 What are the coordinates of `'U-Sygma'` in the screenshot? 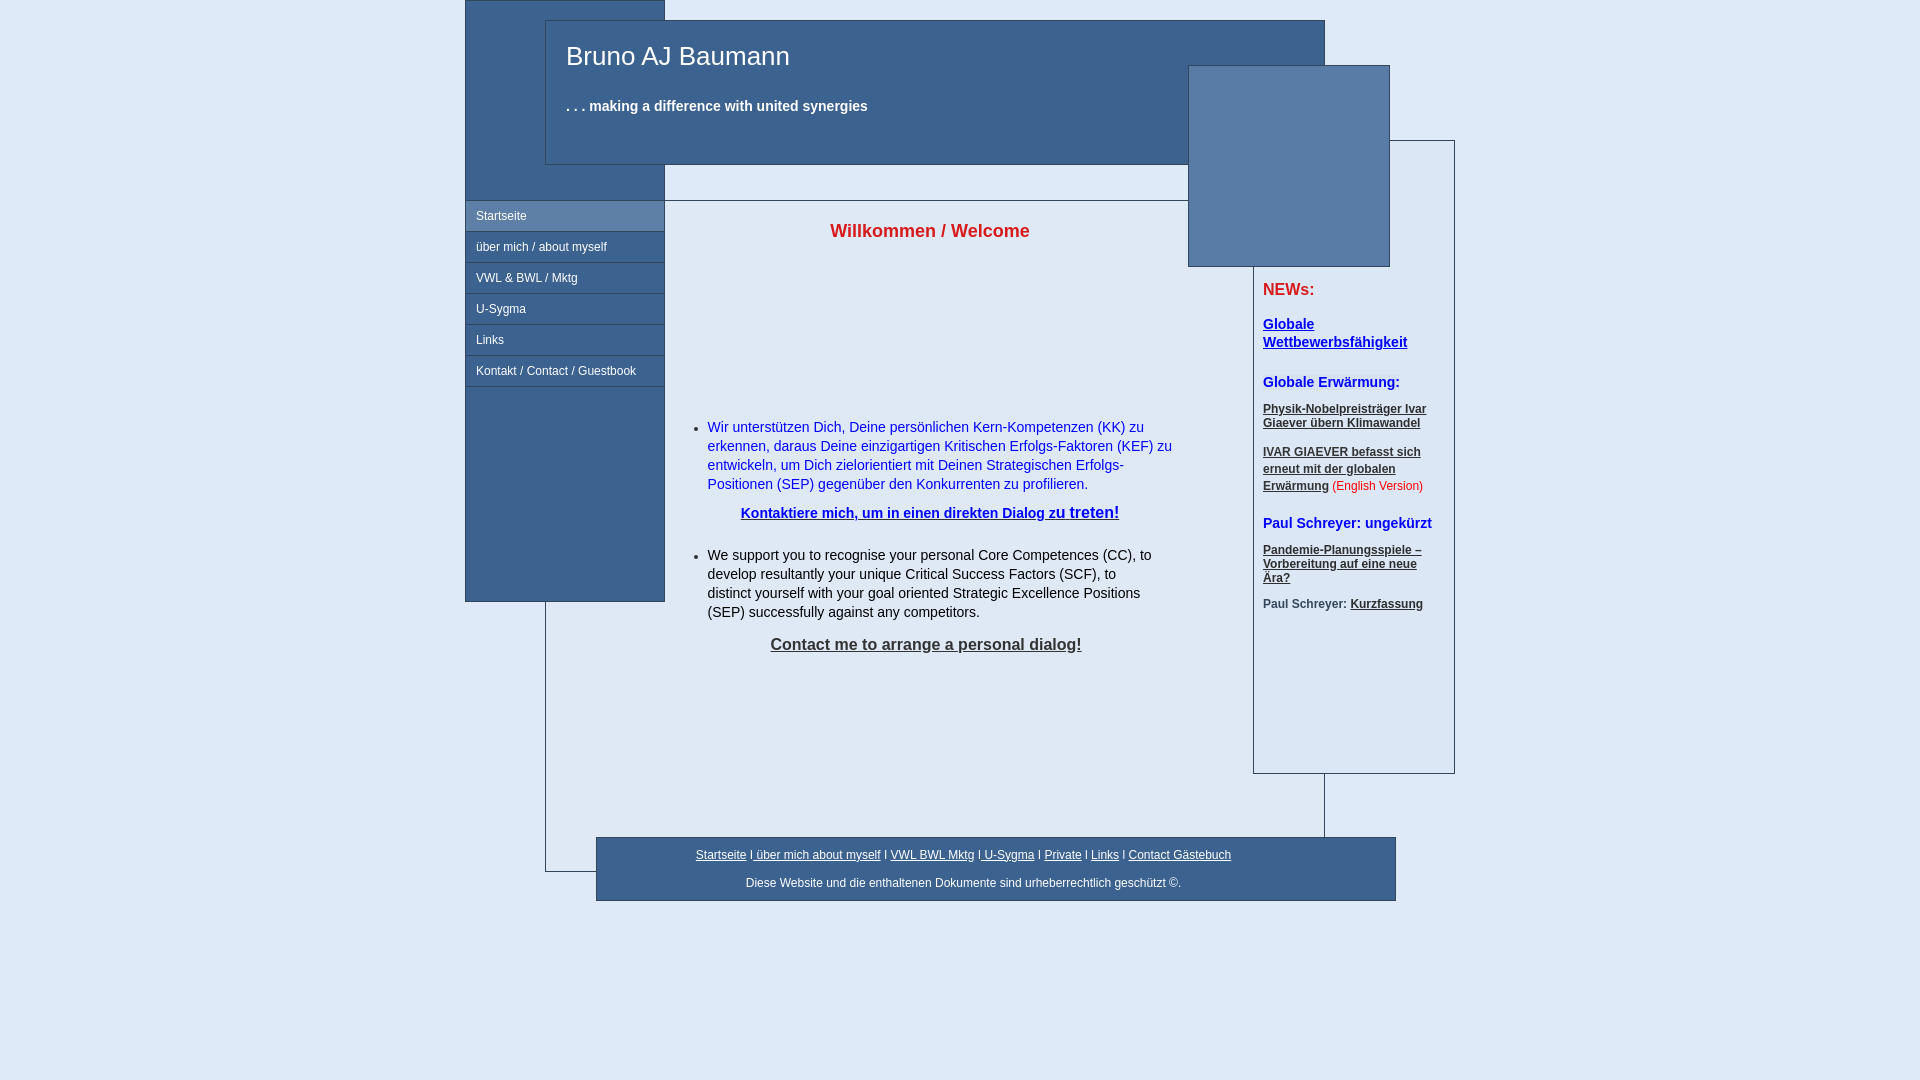 It's located at (564, 309).